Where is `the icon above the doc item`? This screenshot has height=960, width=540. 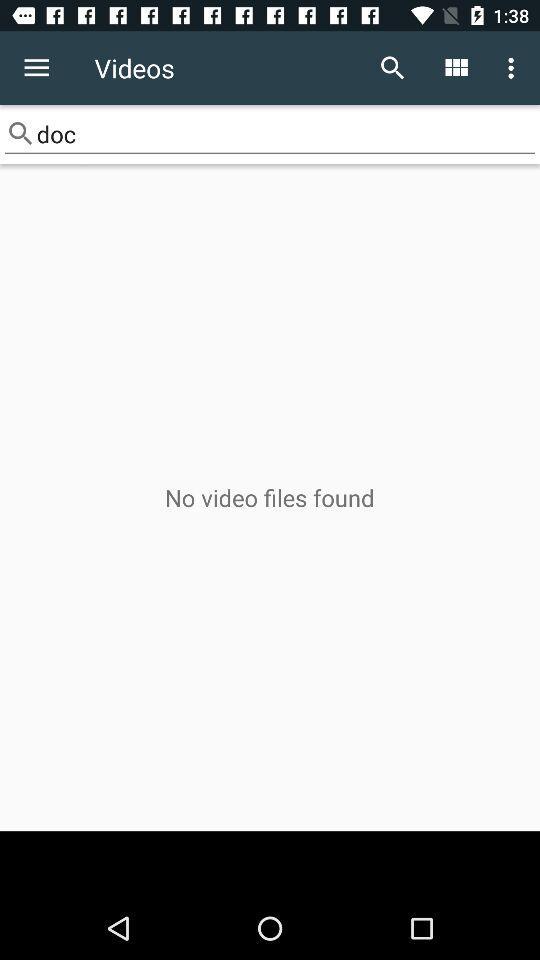 the icon above the doc item is located at coordinates (36, 68).